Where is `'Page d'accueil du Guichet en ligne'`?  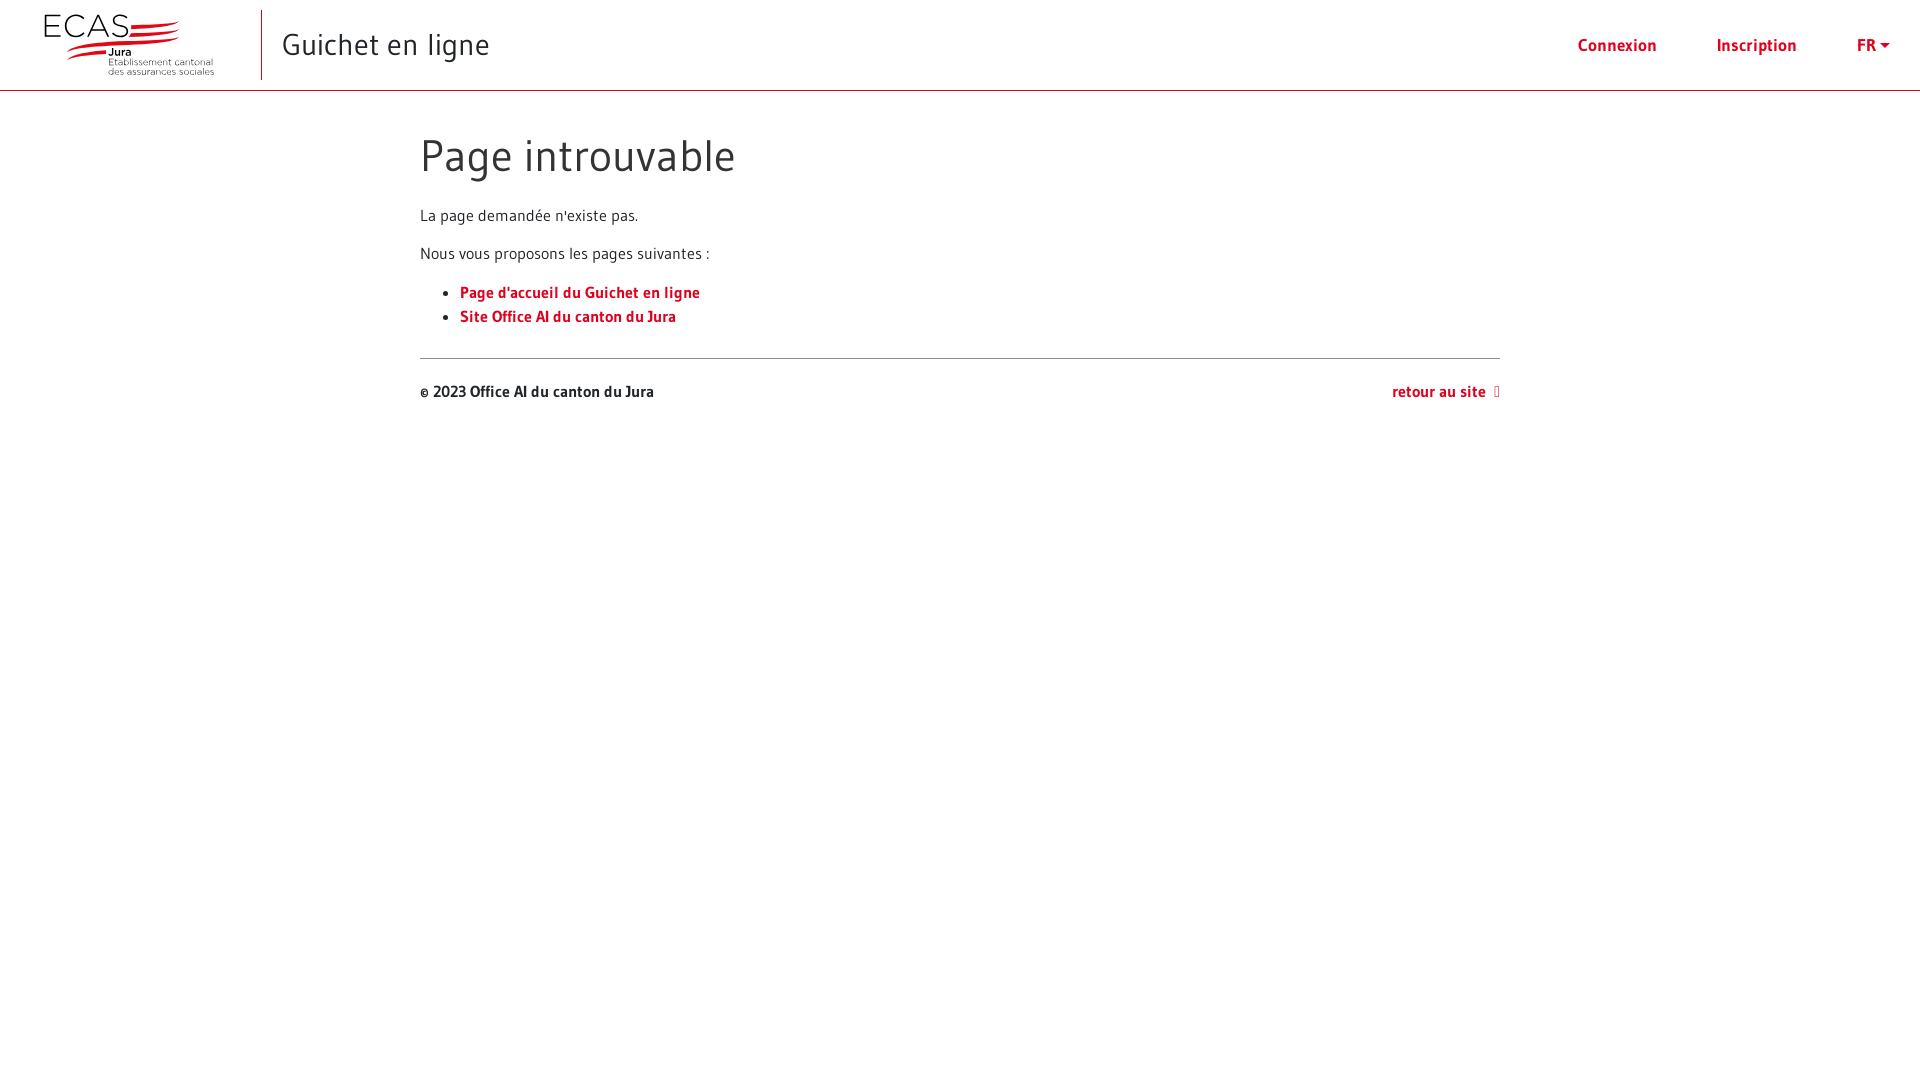 'Page d'accueil du Guichet en ligne' is located at coordinates (579, 292).